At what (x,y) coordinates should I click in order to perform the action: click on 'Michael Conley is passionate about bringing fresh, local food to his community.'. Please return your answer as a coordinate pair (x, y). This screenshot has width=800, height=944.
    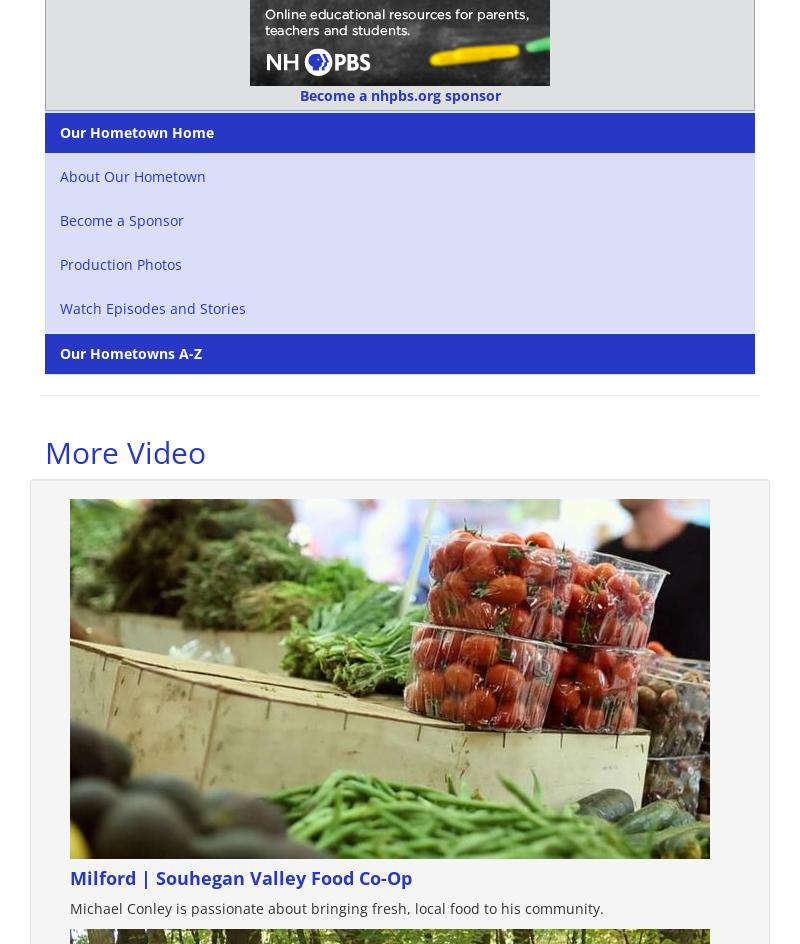
    Looking at the image, I should click on (337, 906).